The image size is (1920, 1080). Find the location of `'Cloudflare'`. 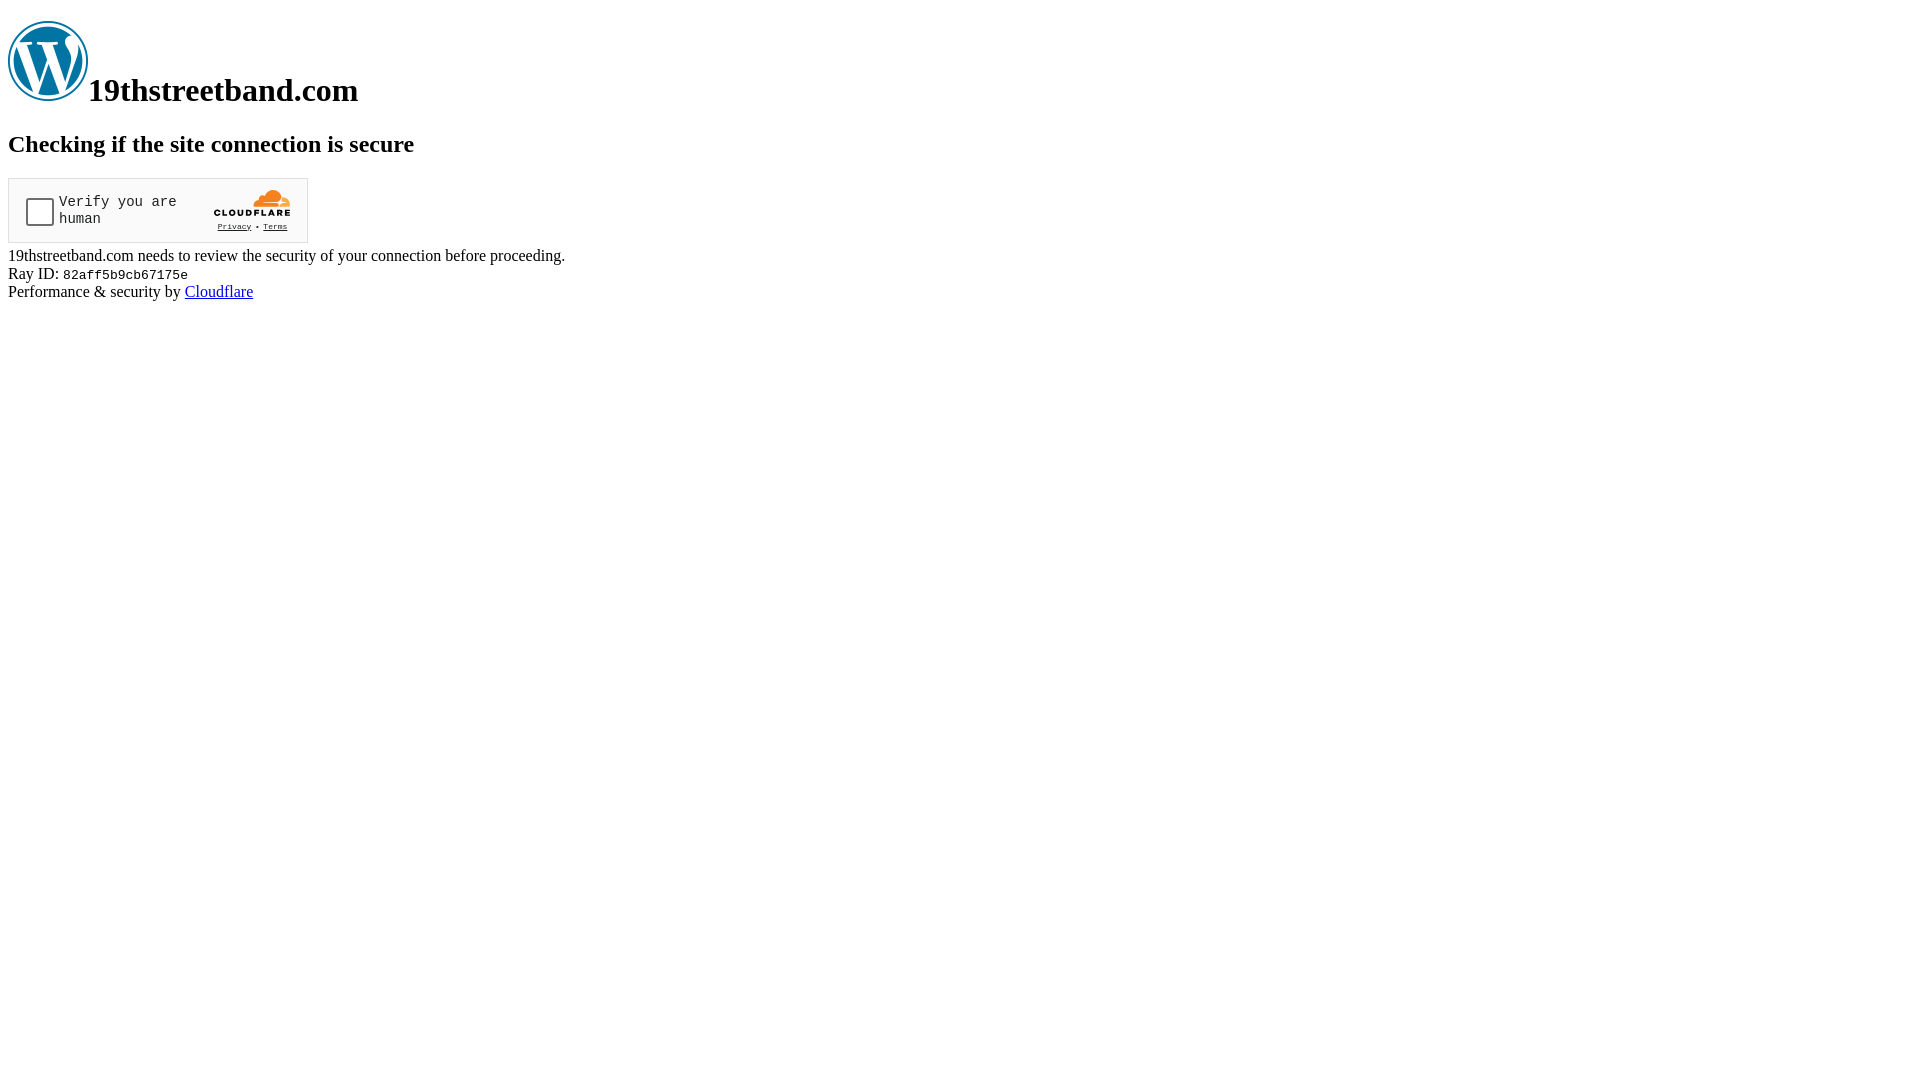

'Cloudflare' is located at coordinates (219, 291).